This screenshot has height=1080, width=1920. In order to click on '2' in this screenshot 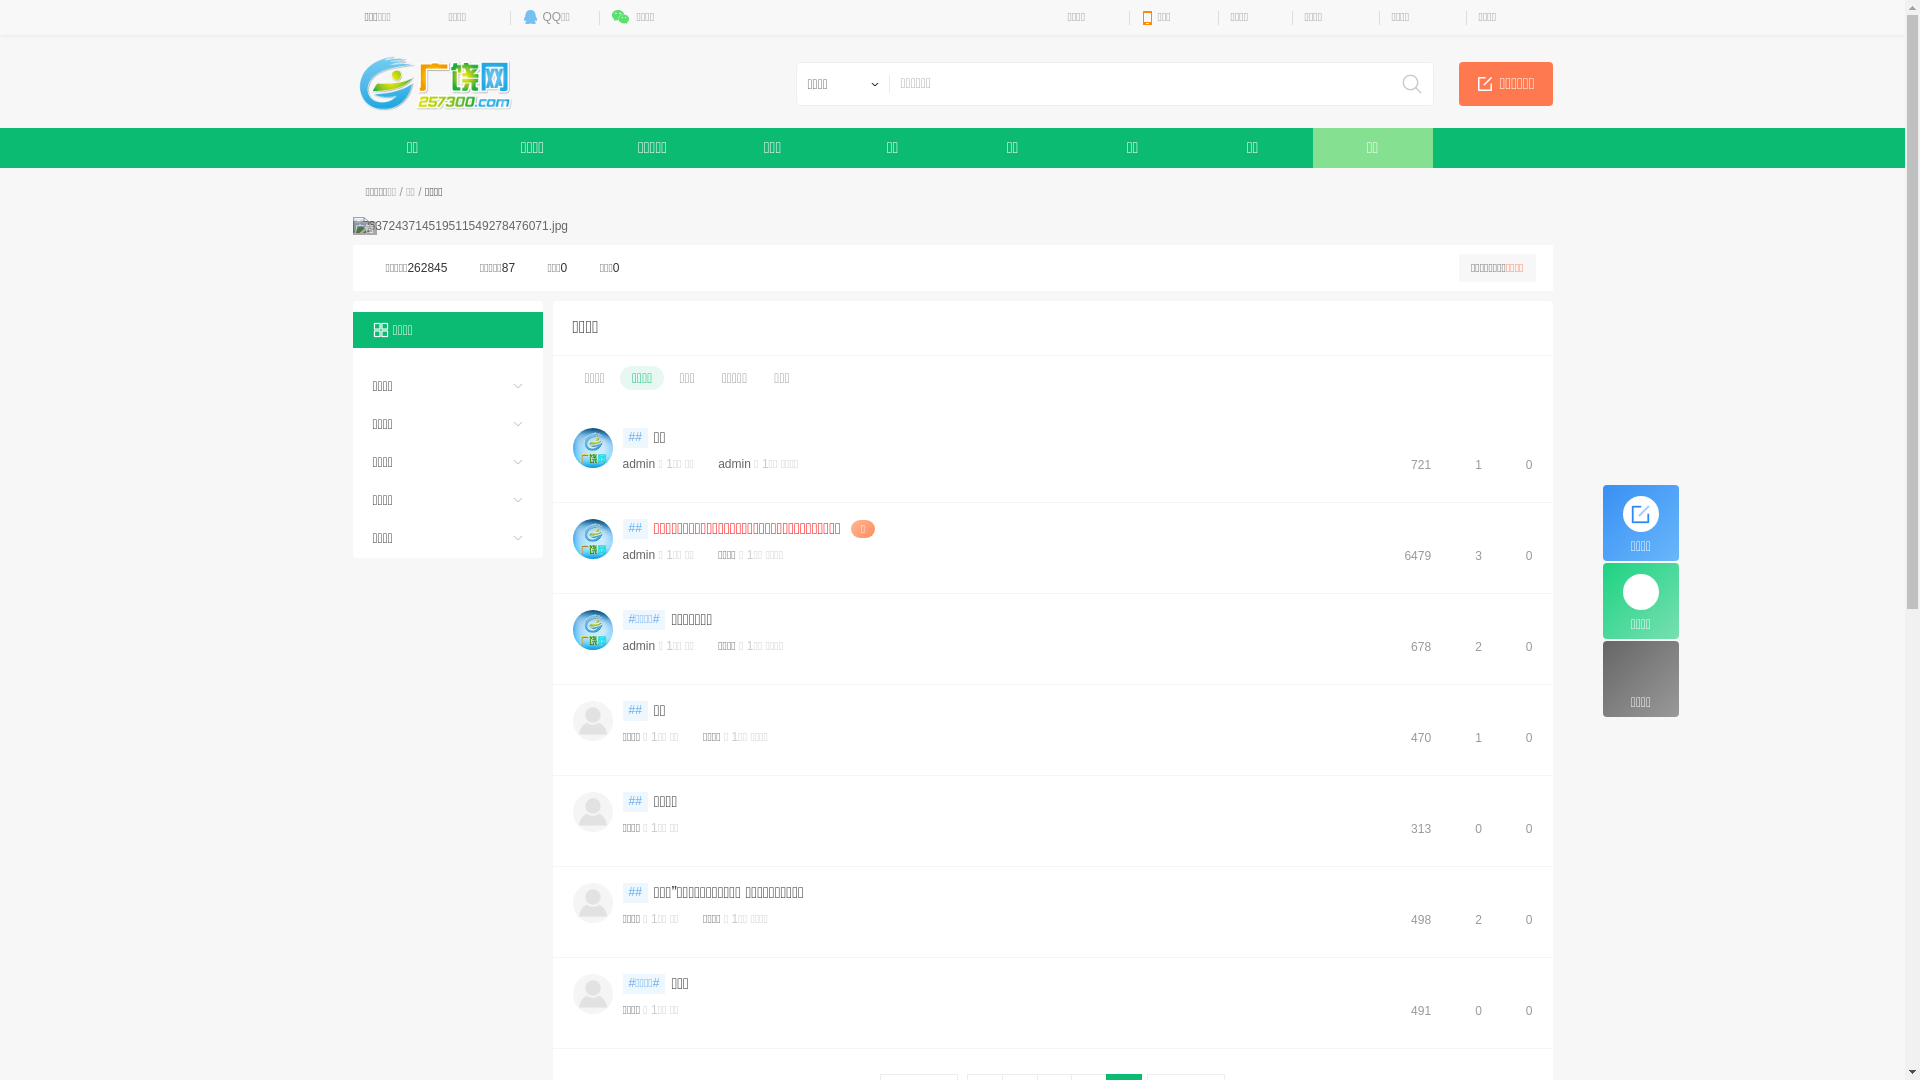, I will do `click(1468, 647)`.